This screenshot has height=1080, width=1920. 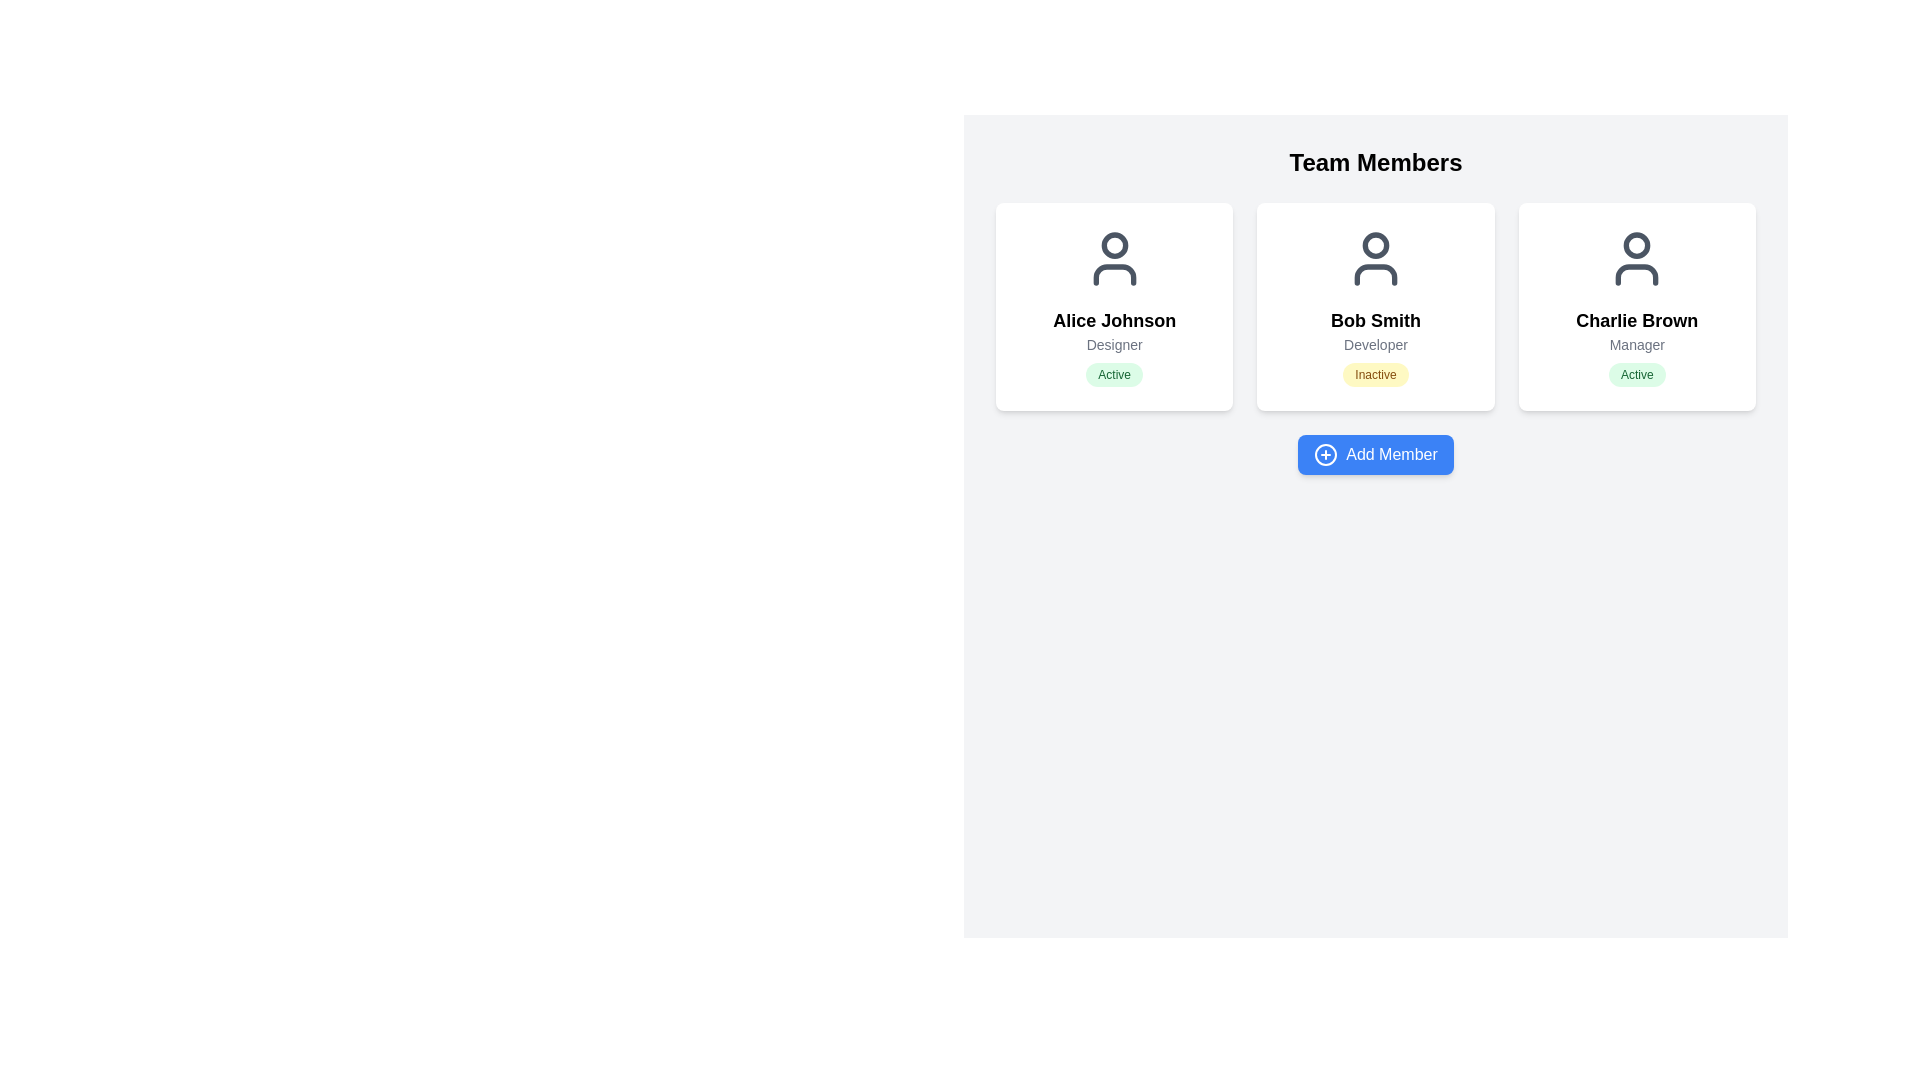 I want to click on the text label displaying the name of the person in the third card from the left, positioned above the text 'Manager', so click(x=1637, y=319).